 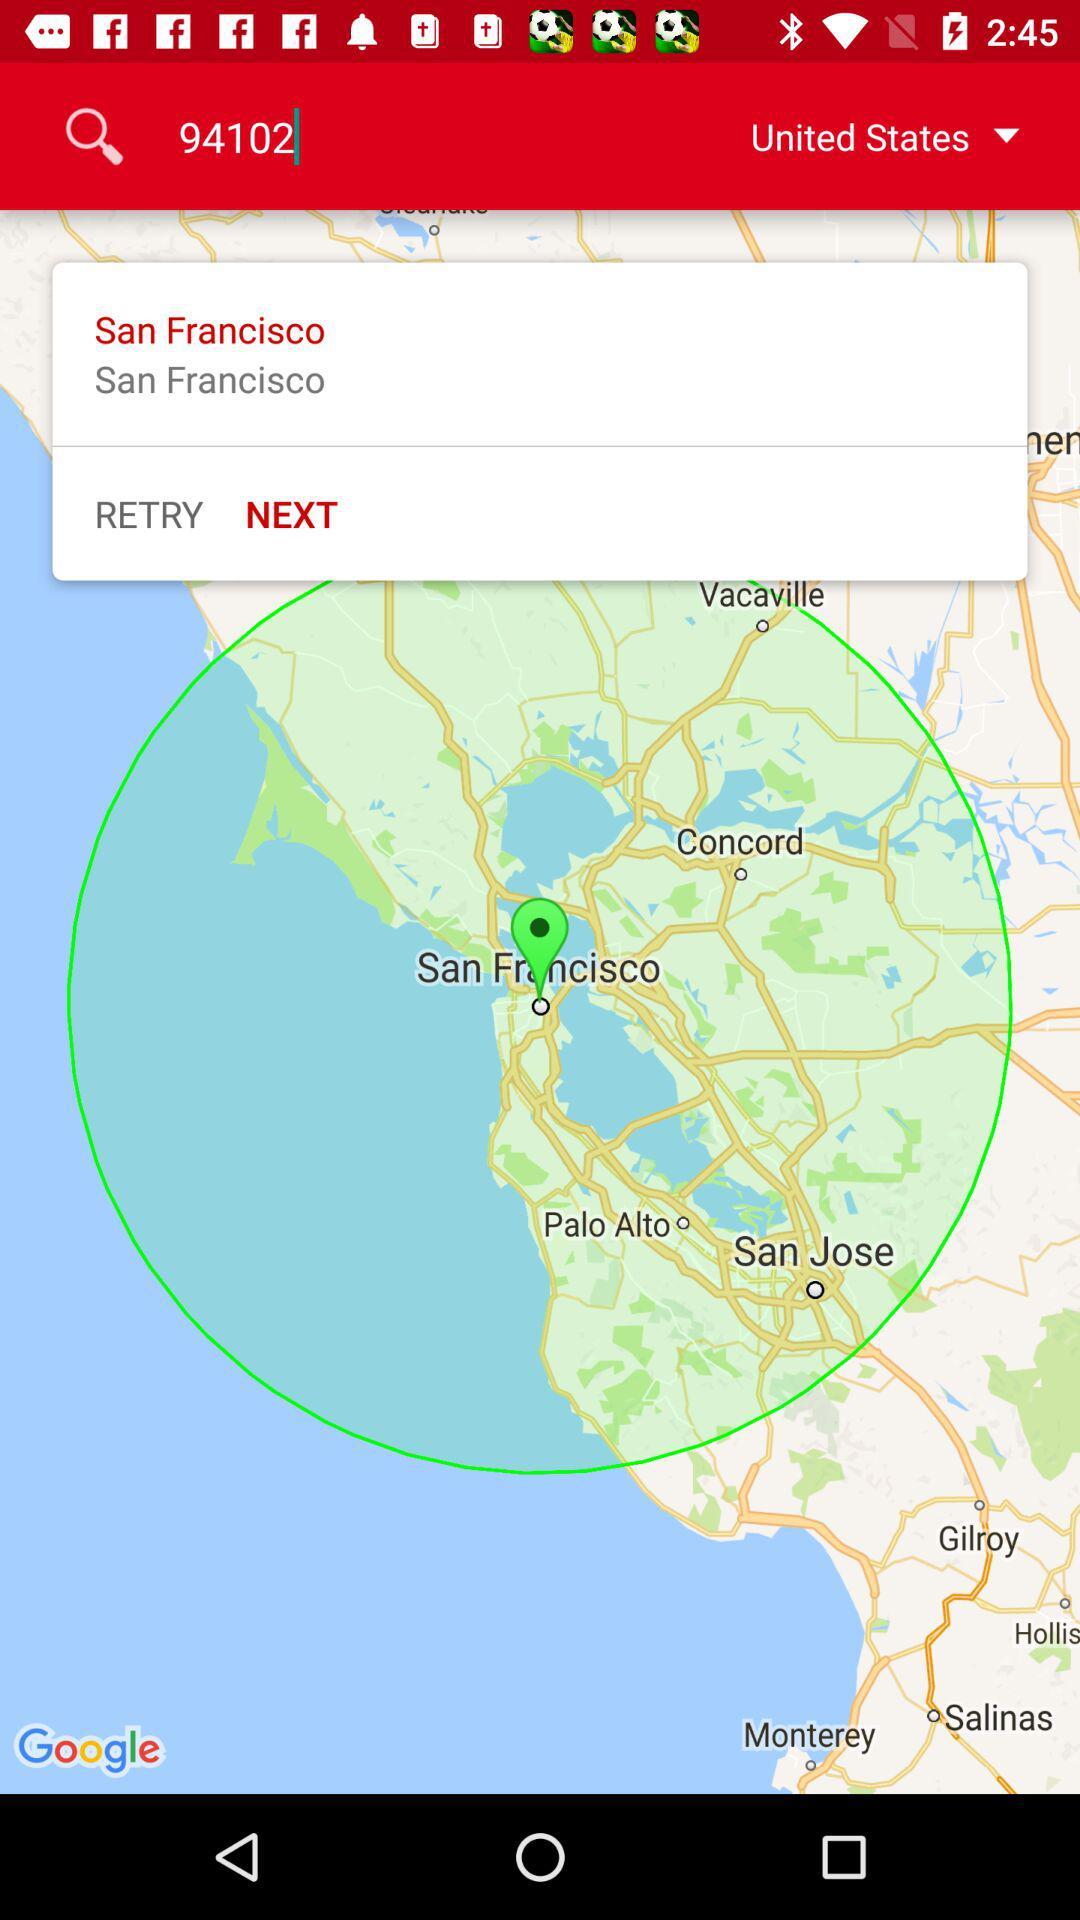 What do you see at coordinates (853, 135) in the screenshot?
I see `the united states item` at bounding box center [853, 135].